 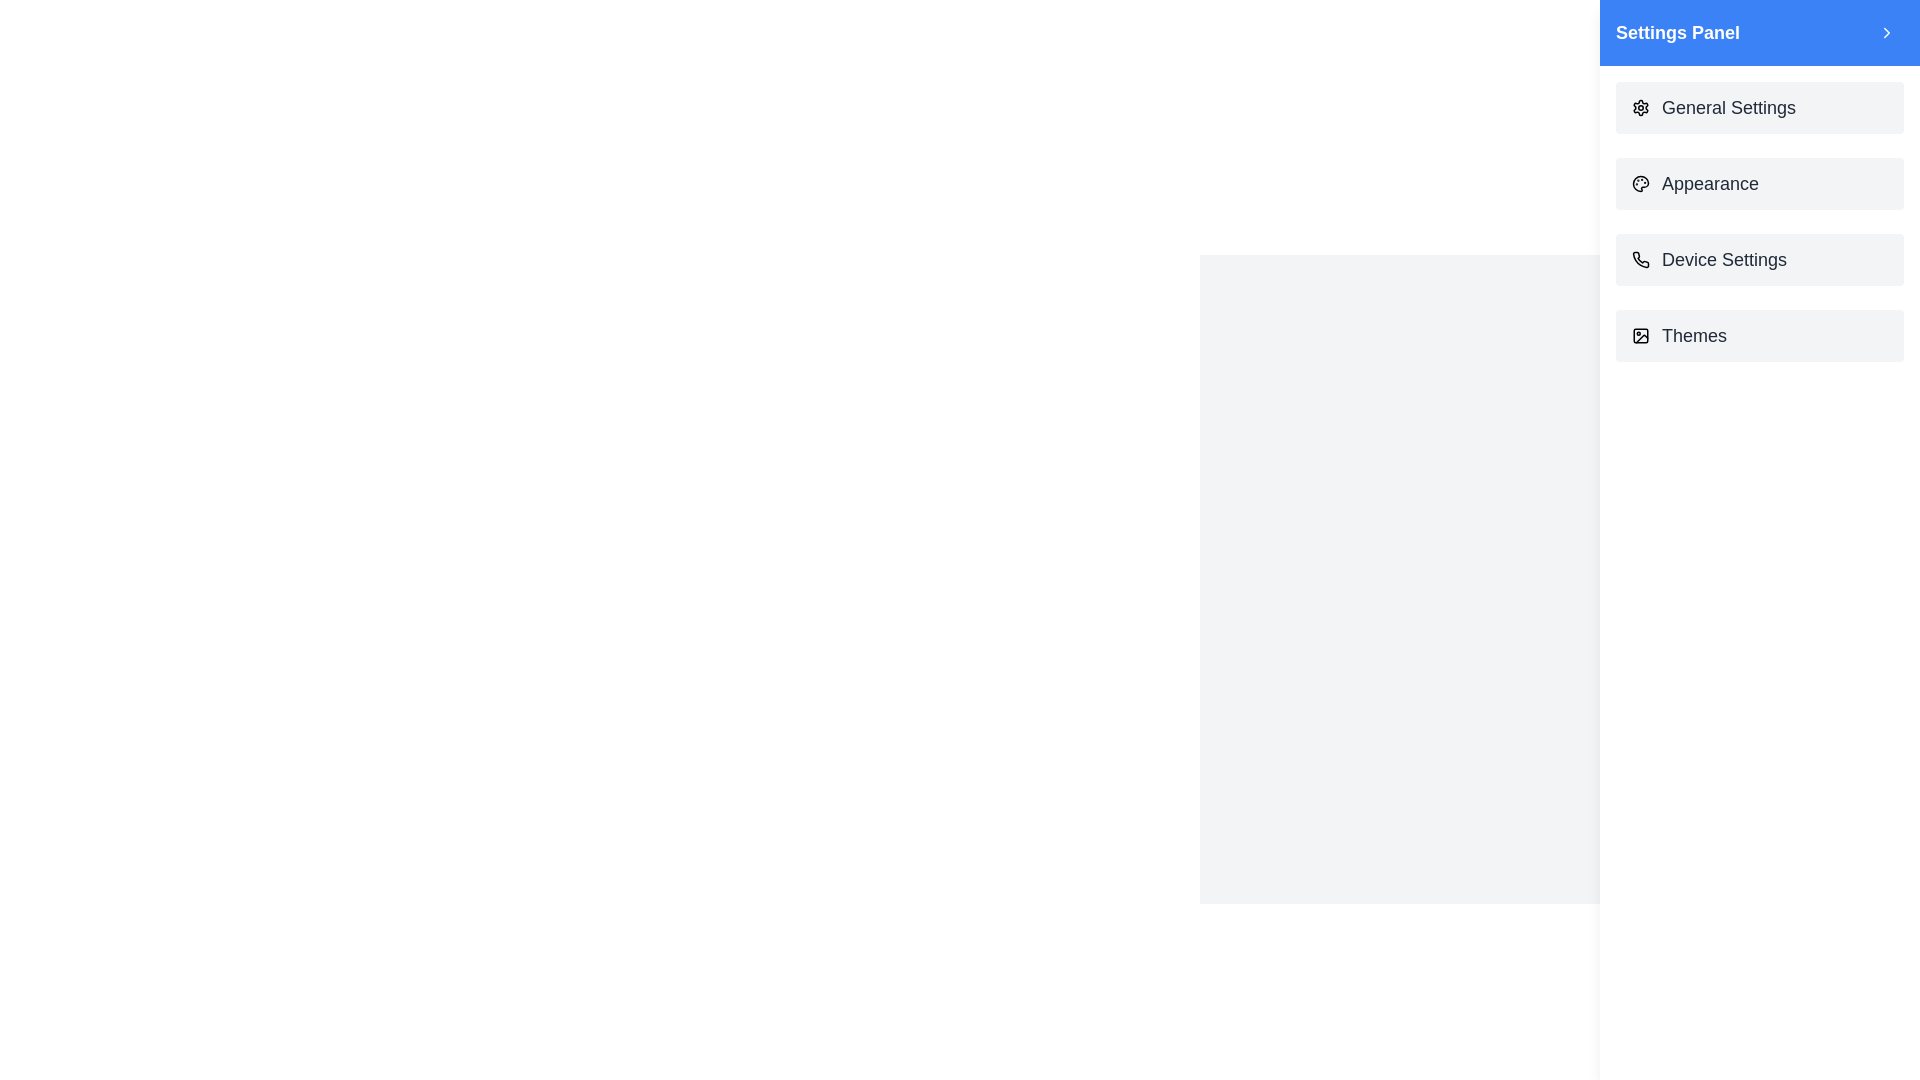 What do you see at coordinates (1760, 184) in the screenshot?
I see `the 'Appearance' button, which is the second item in the vertical list on the right side of the interface` at bounding box center [1760, 184].